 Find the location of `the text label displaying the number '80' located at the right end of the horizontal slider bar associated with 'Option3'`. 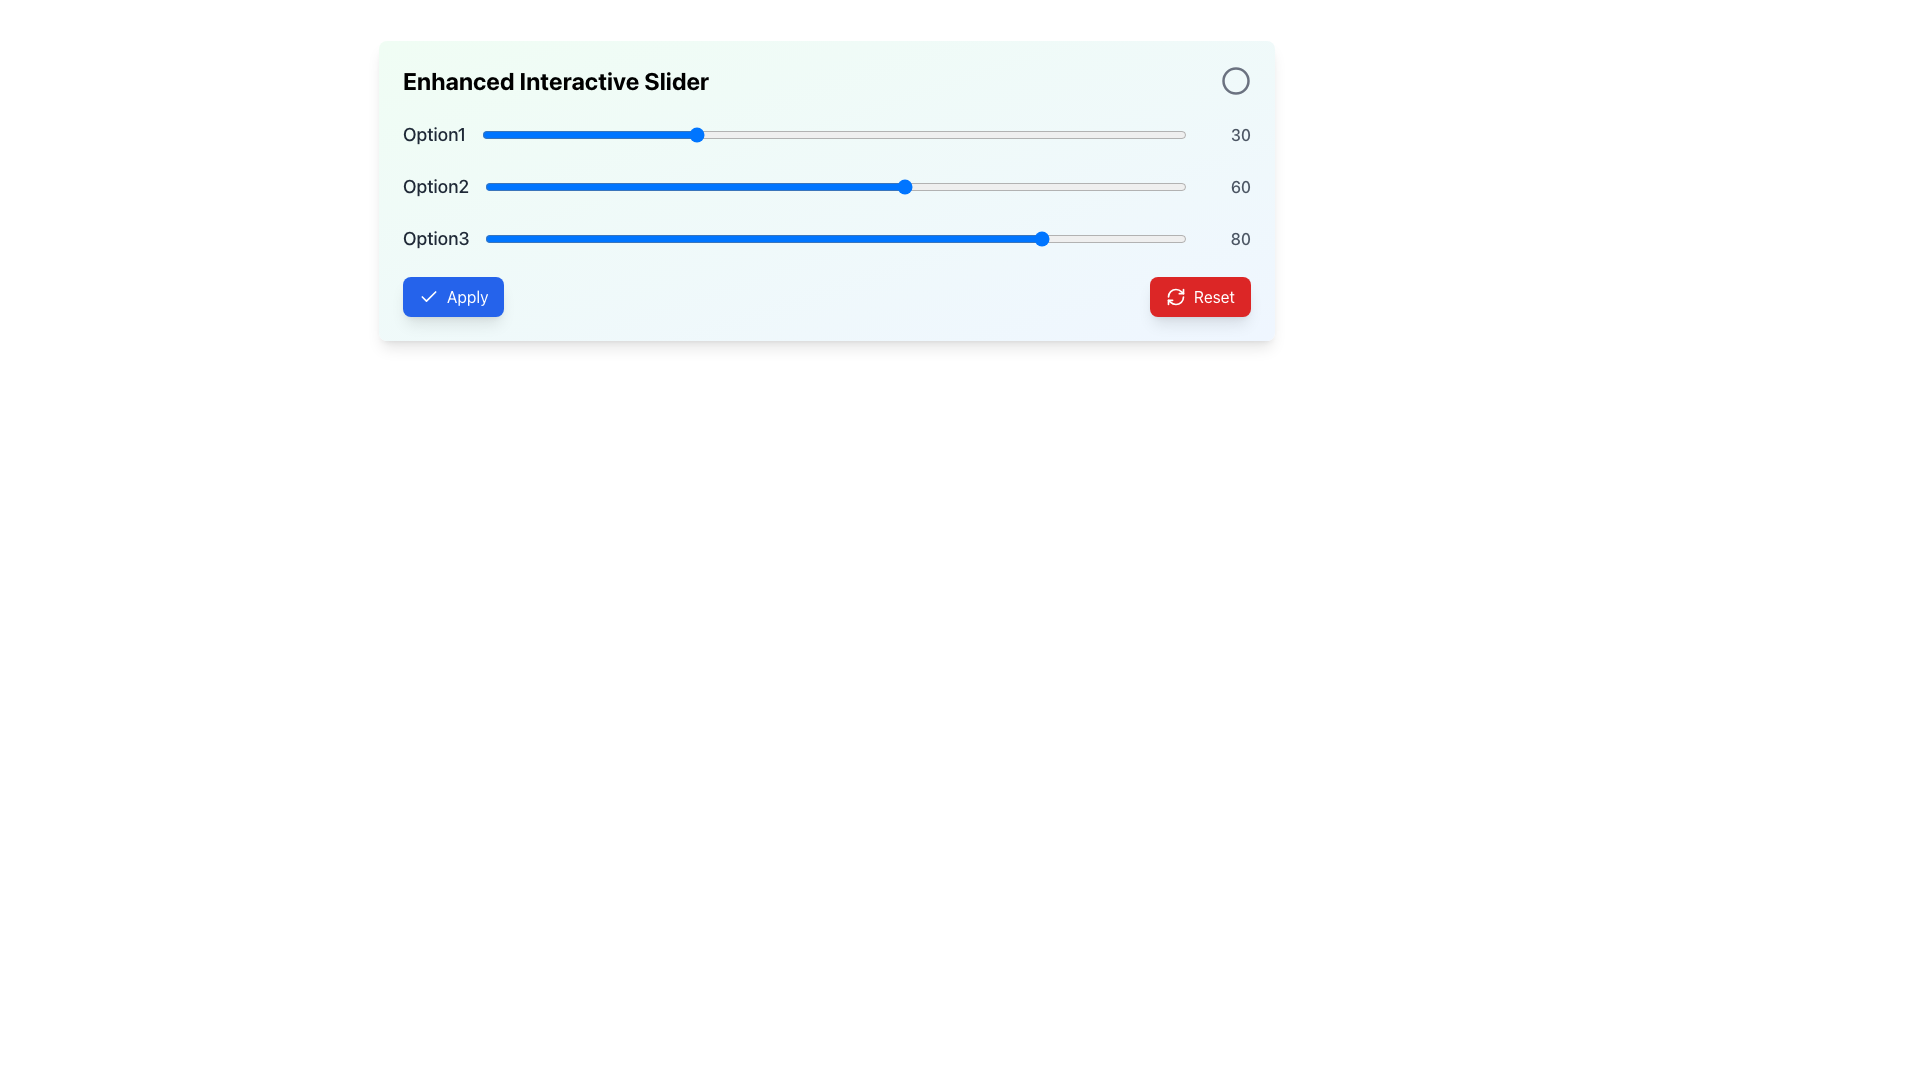

the text label displaying the number '80' located at the right end of the horizontal slider bar associated with 'Option3' is located at coordinates (1226, 238).